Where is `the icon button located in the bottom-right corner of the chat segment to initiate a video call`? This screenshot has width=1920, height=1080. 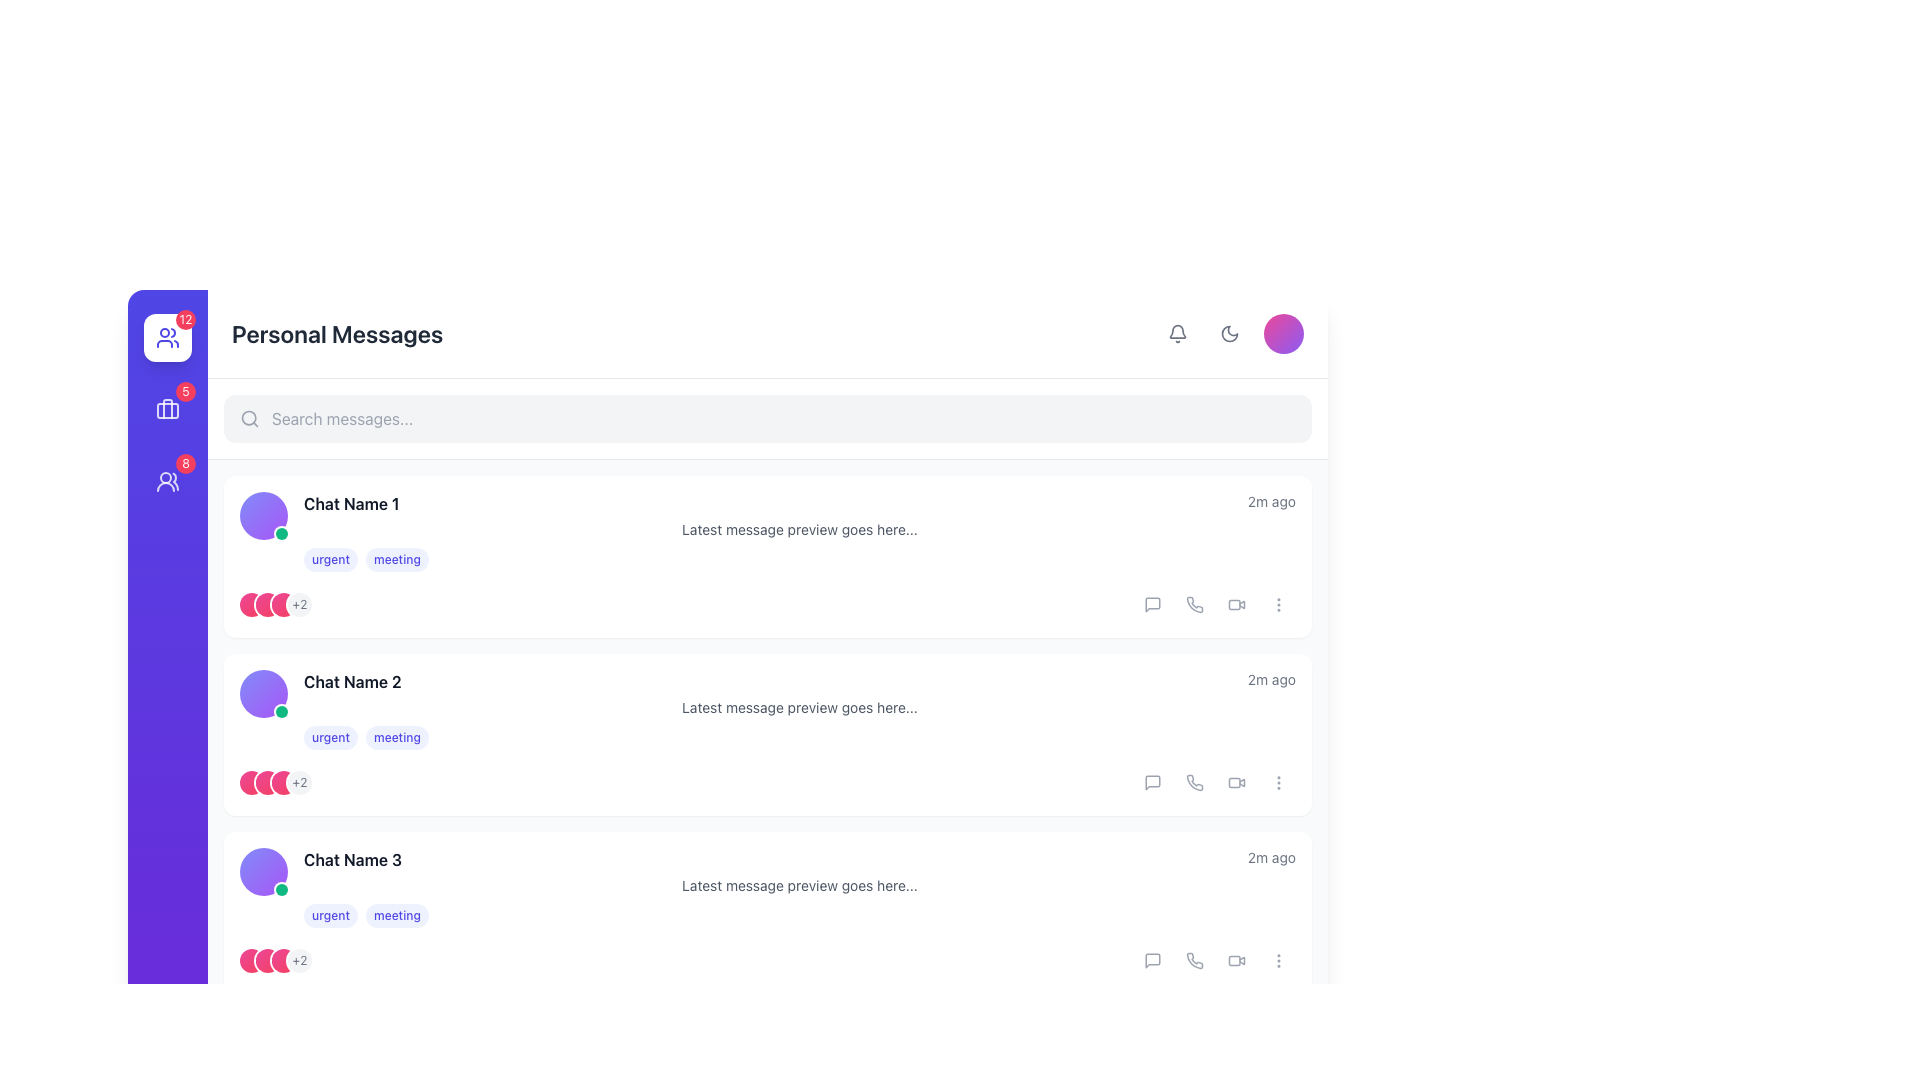
the icon button located in the bottom-right corner of the chat segment to initiate a video call is located at coordinates (1233, 782).